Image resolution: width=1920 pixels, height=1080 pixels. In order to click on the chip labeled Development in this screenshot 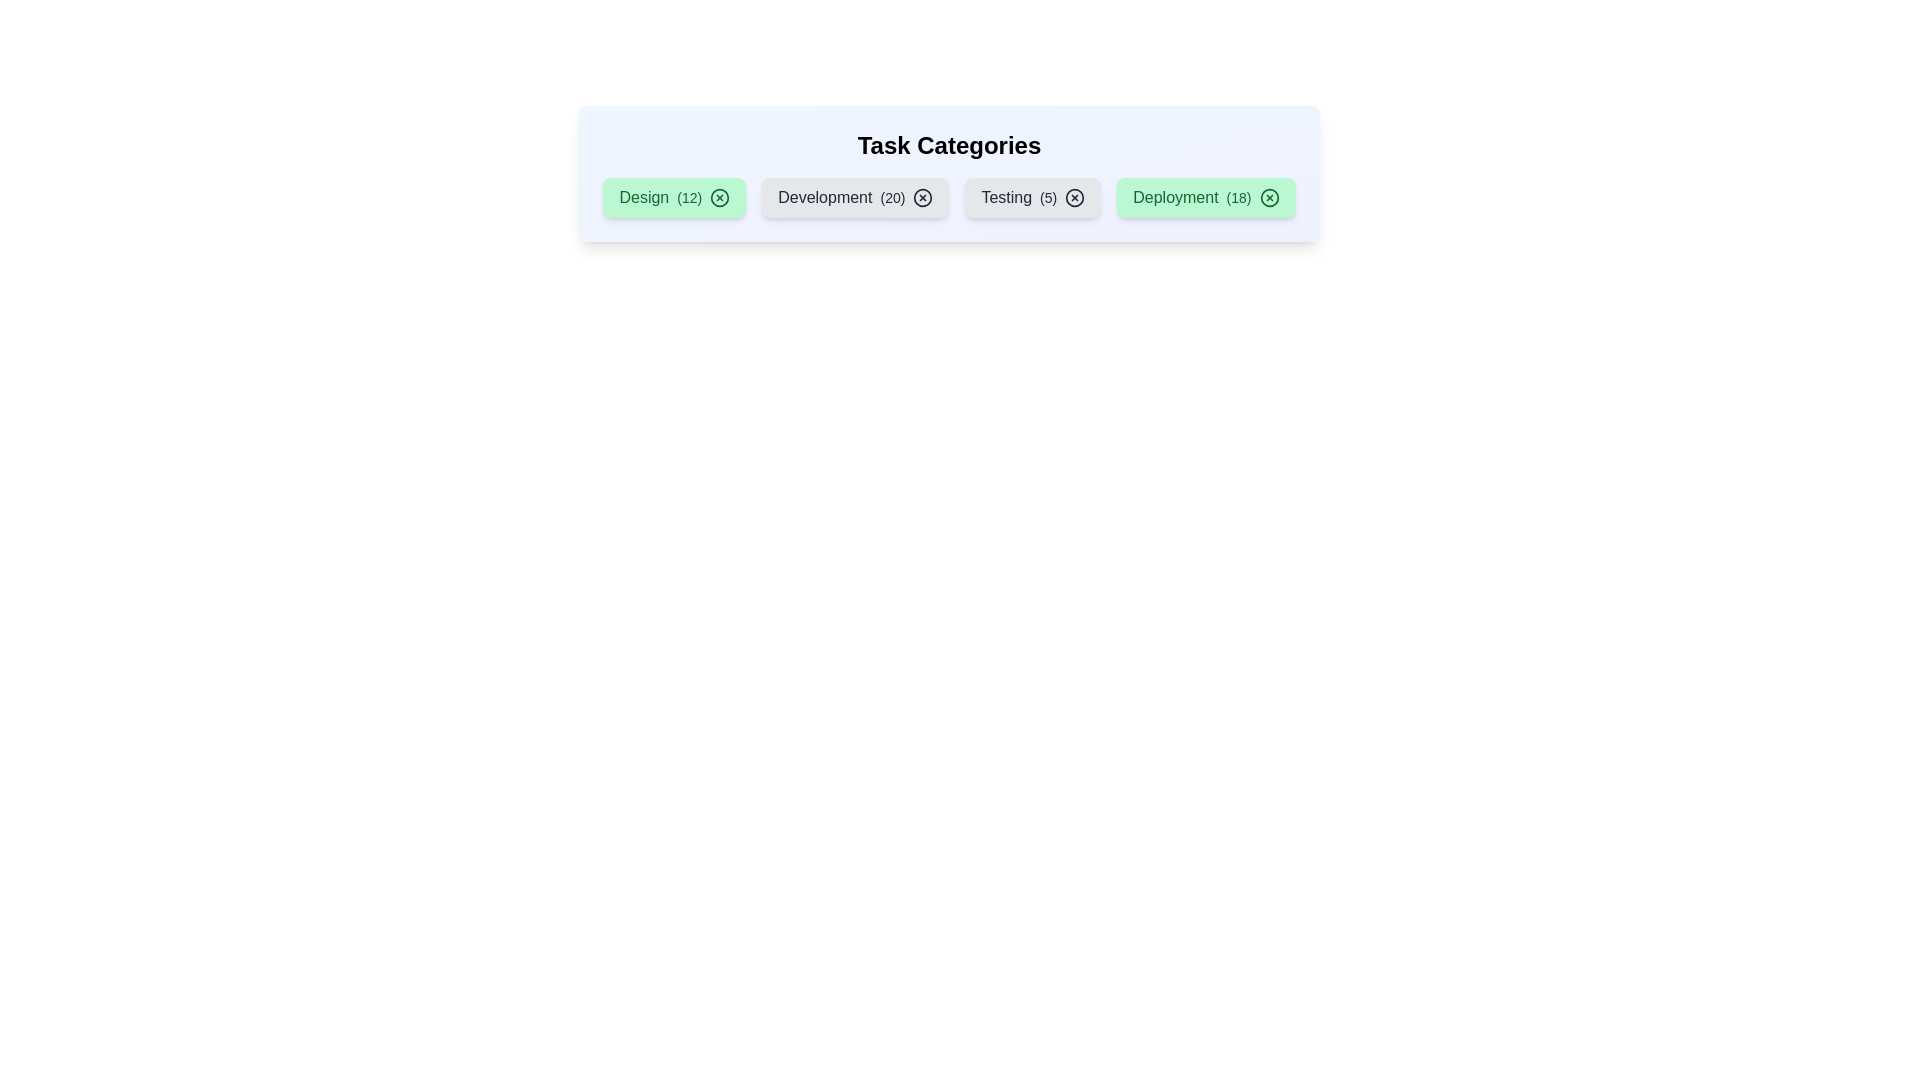, I will do `click(855, 197)`.